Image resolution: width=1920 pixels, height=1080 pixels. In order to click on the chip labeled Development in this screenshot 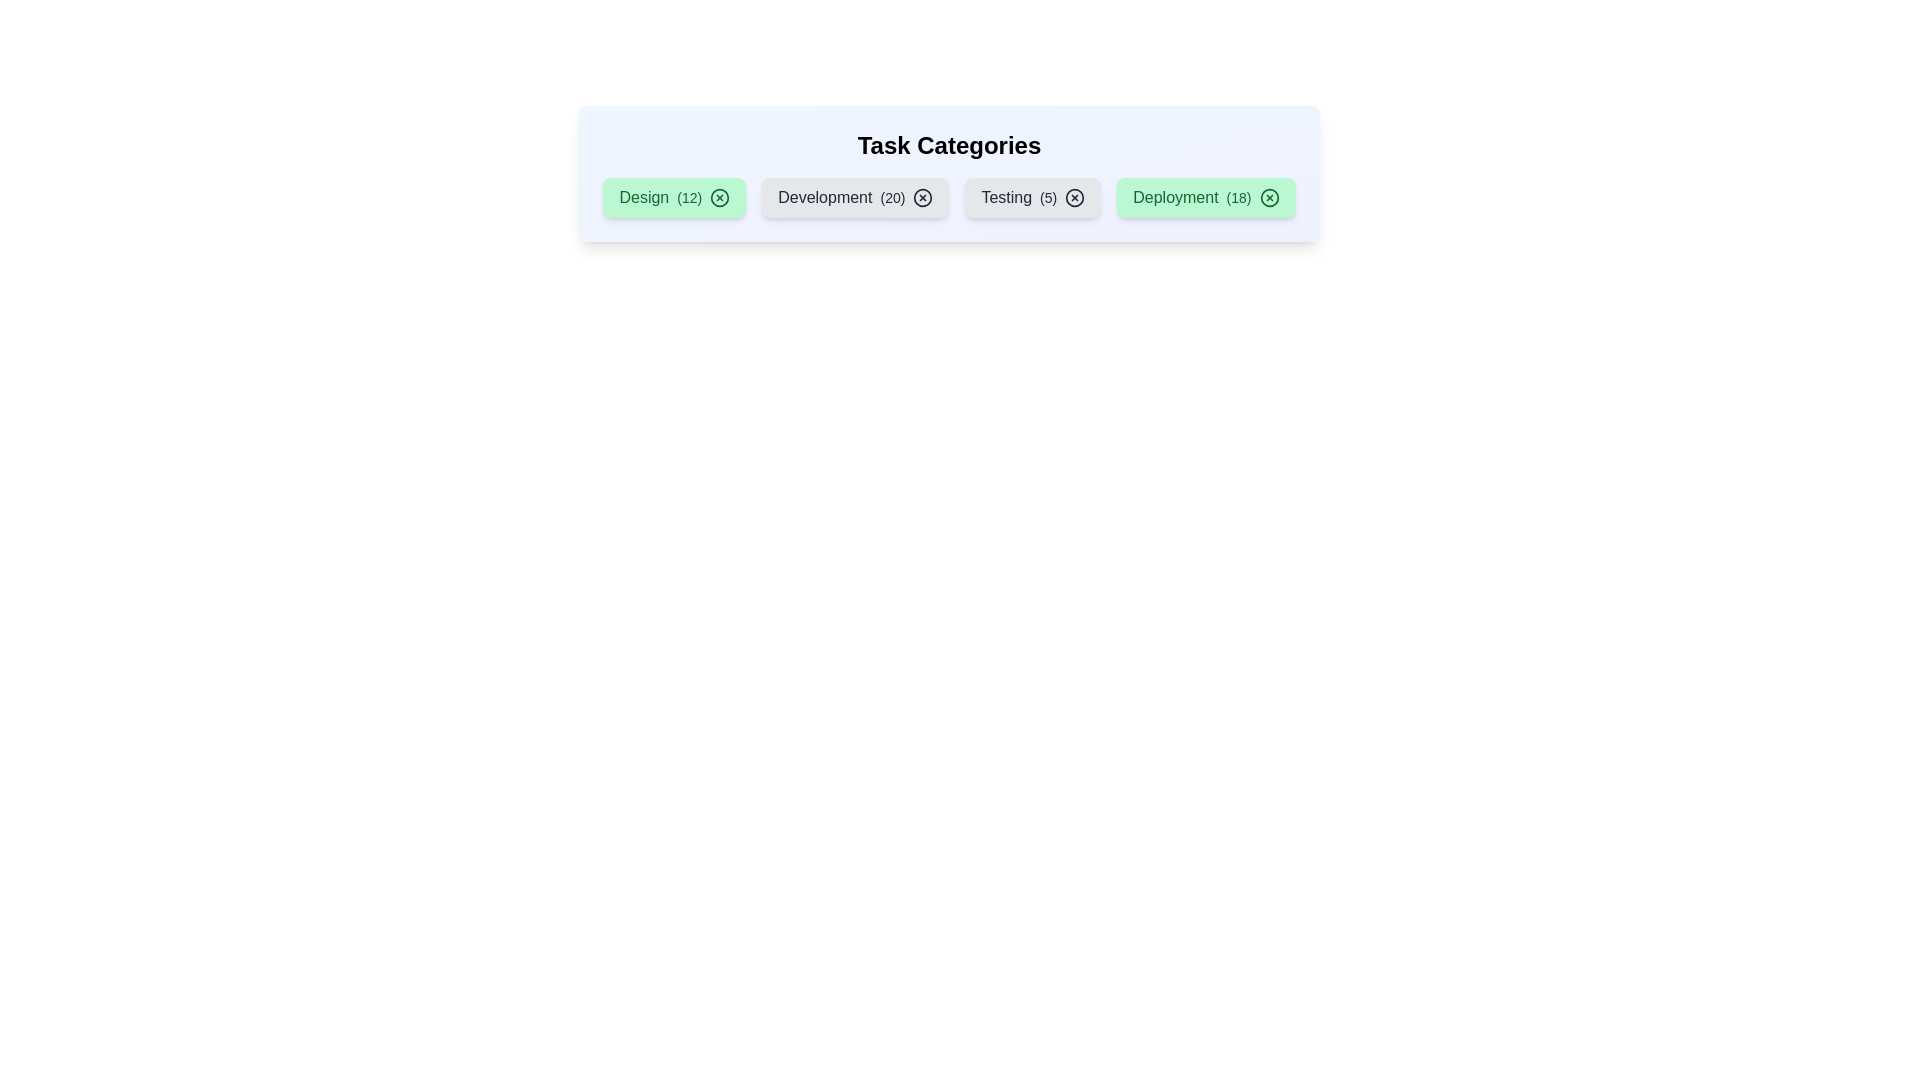, I will do `click(855, 197)`.